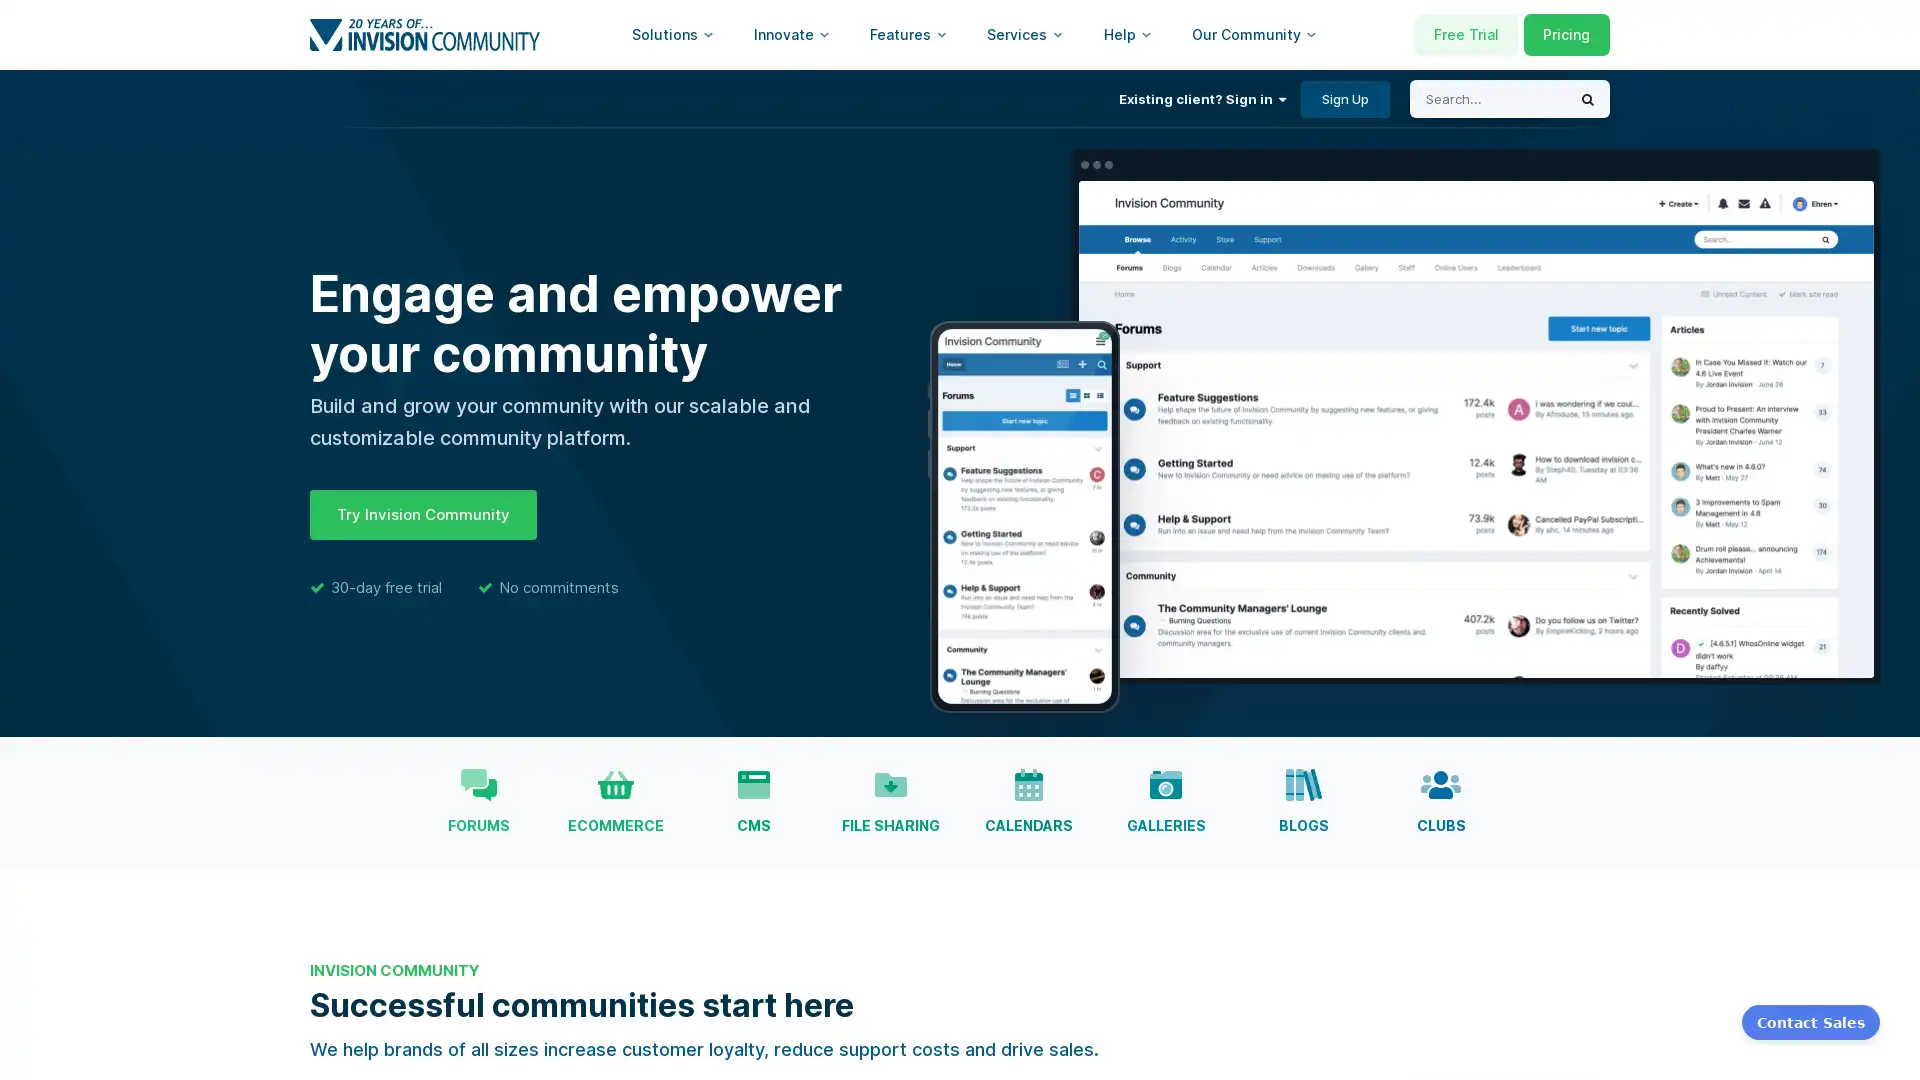  I want to click on Features, so click(907, 34).